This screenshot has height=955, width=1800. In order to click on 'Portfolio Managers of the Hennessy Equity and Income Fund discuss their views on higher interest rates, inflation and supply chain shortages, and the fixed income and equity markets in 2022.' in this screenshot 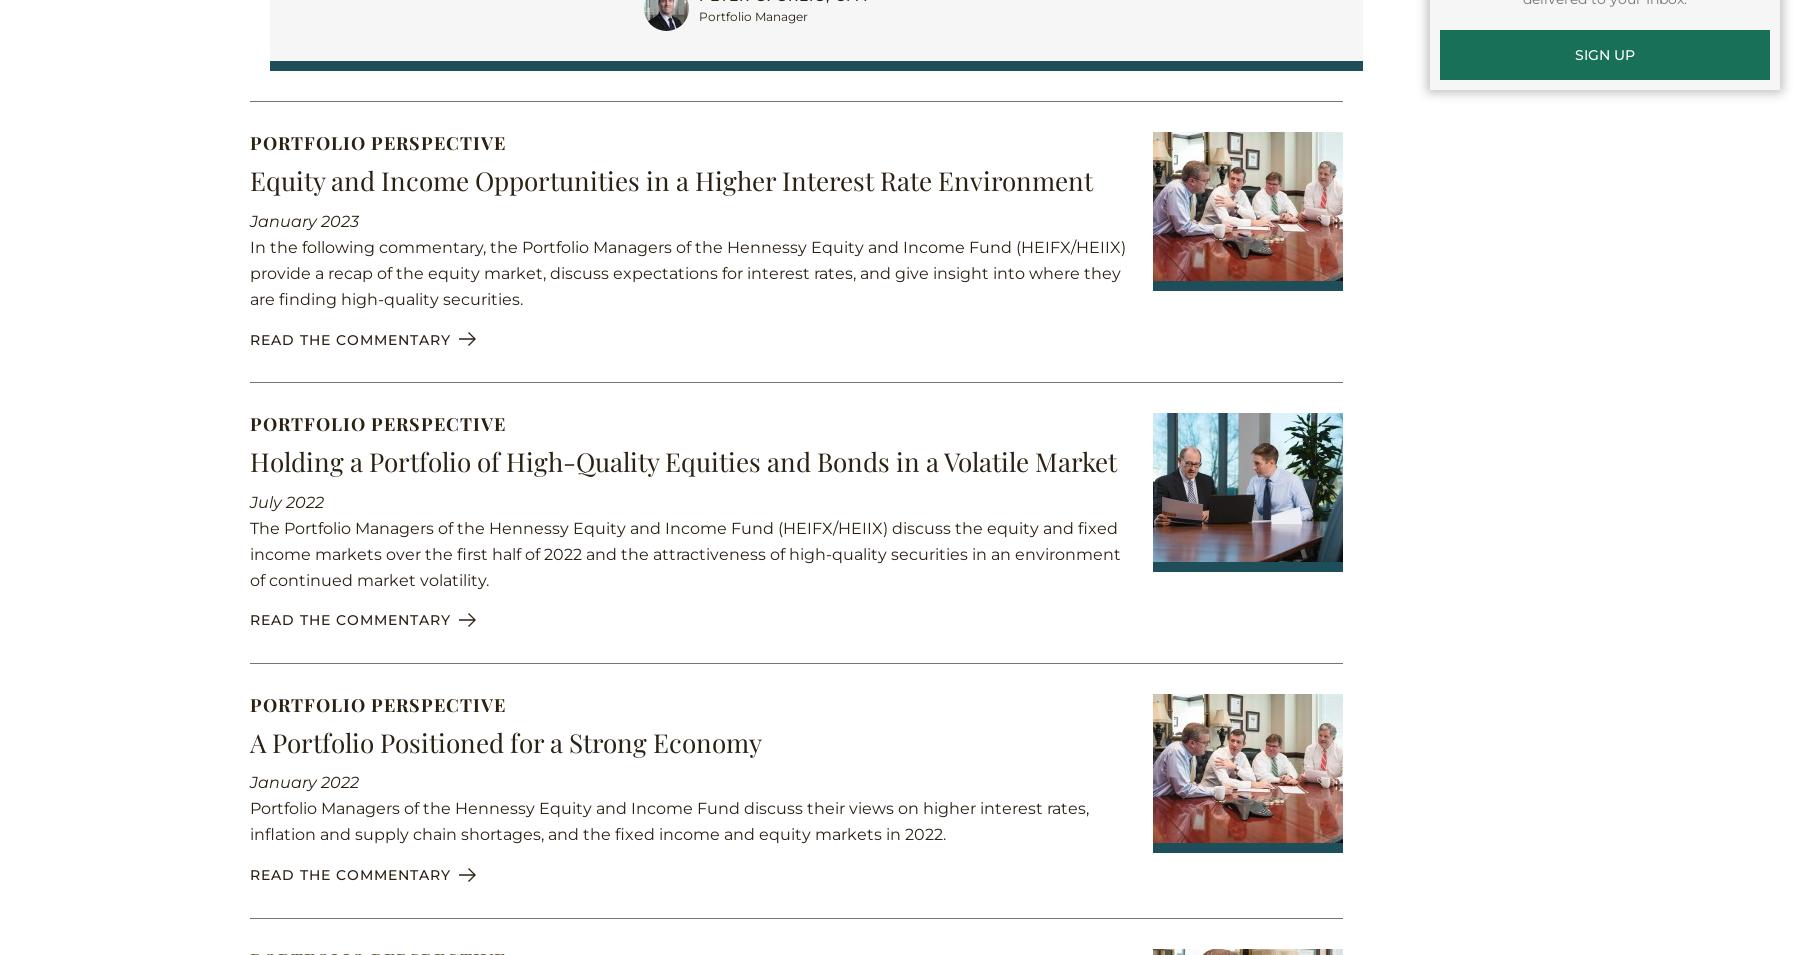, I will do `click(249, 821)`.